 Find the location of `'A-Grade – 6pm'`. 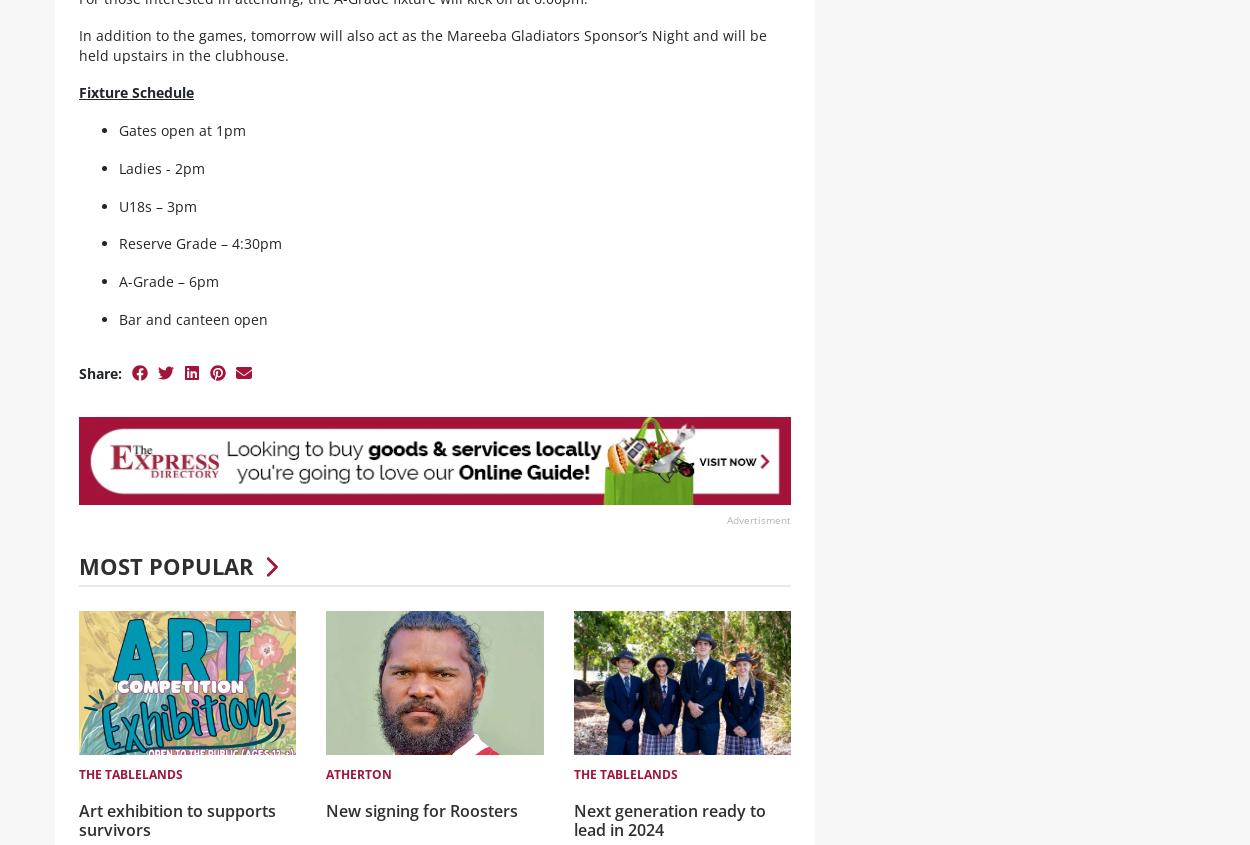

'A-Grade – 6pm' is located at coordinates (168, 297).